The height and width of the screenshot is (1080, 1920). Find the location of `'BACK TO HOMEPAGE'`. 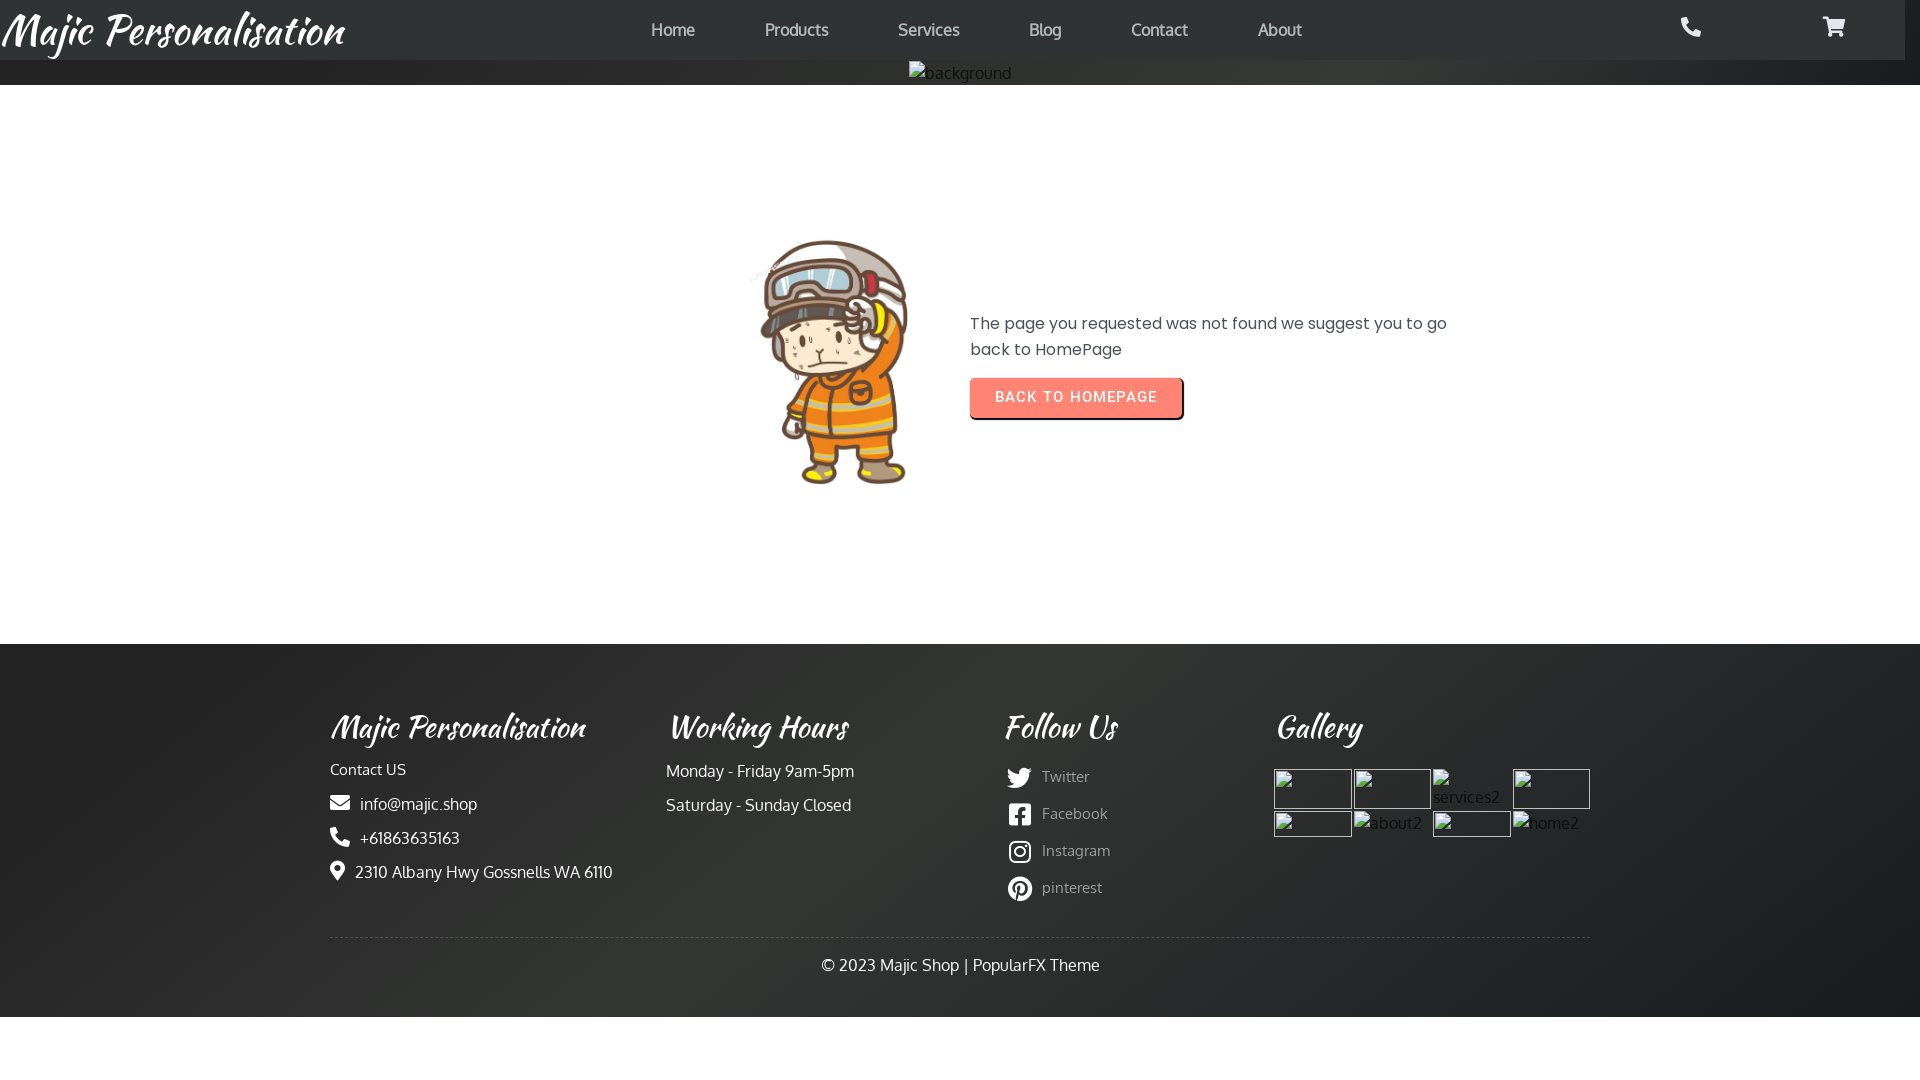

'BACK TO HOMEPAGE' is located at coordinates (1074, 397).